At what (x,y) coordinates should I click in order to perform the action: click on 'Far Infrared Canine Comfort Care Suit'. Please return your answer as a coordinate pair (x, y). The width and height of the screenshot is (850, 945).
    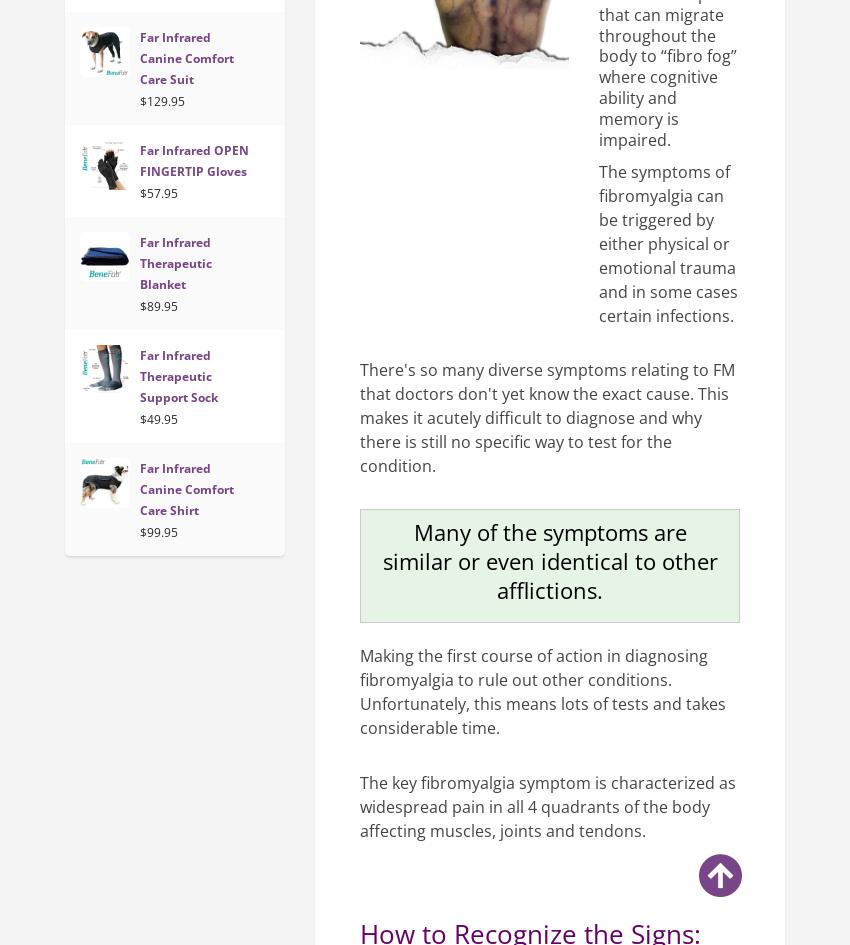
    Looking at the image, I should click on (186, 57).